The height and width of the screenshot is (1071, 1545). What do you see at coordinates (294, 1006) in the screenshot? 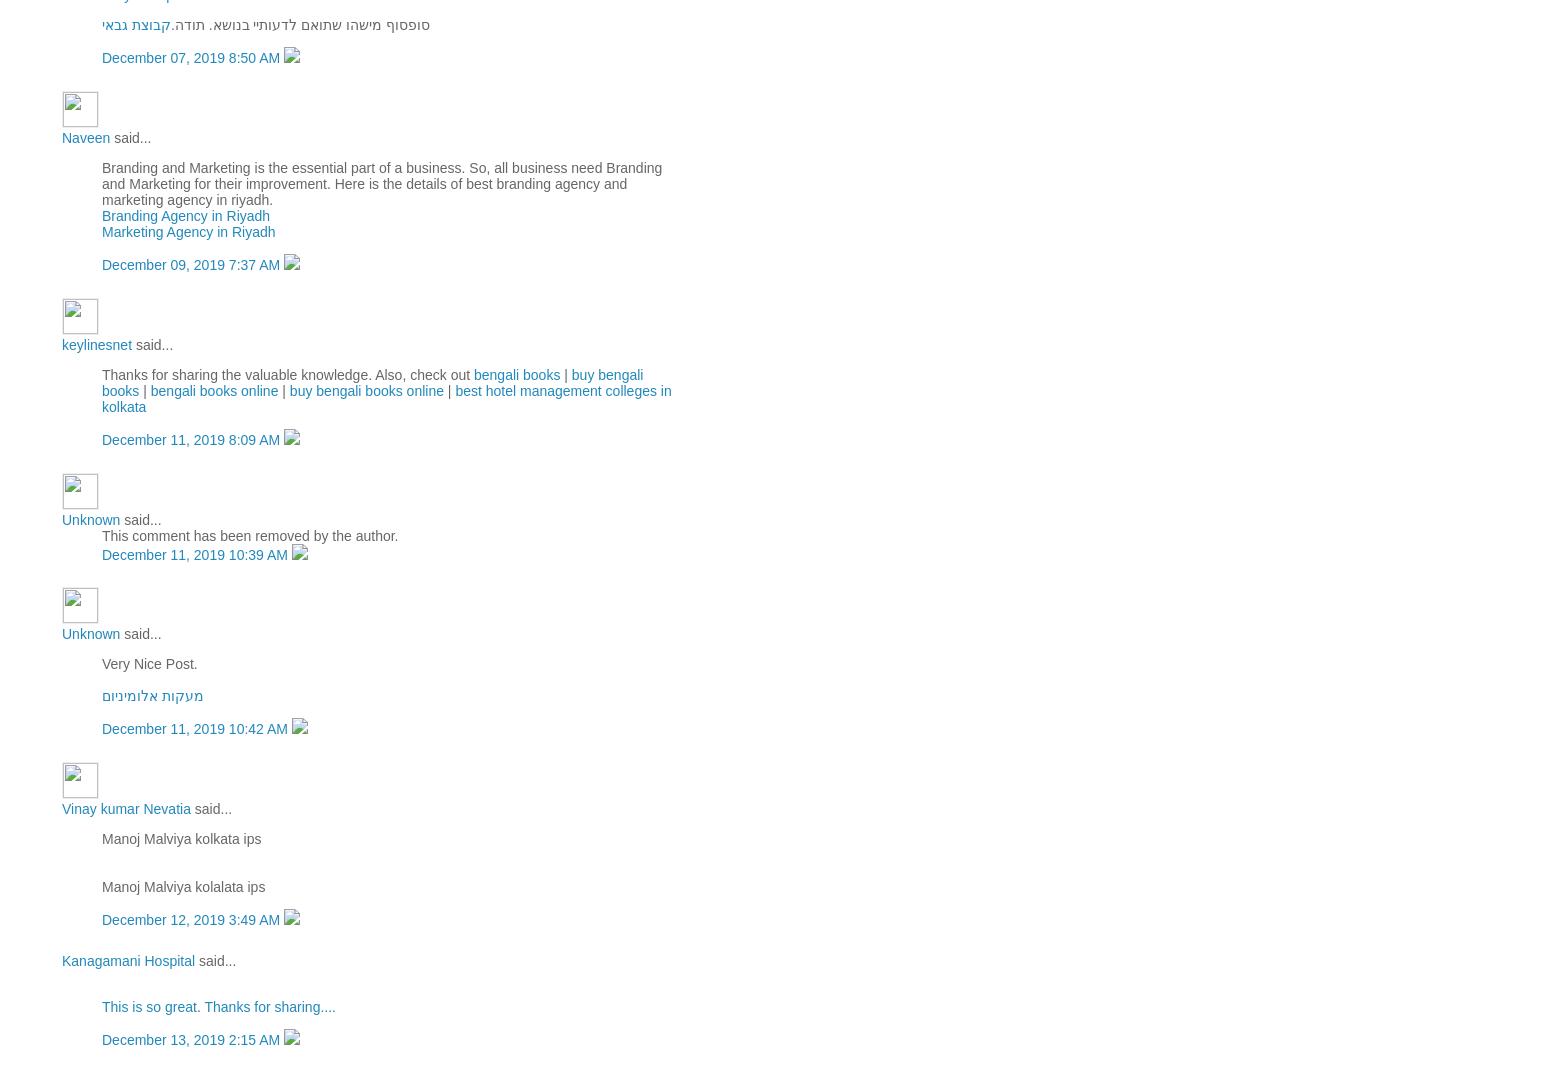
I see `'for sharing....'` at bounding box center [294, 1006].